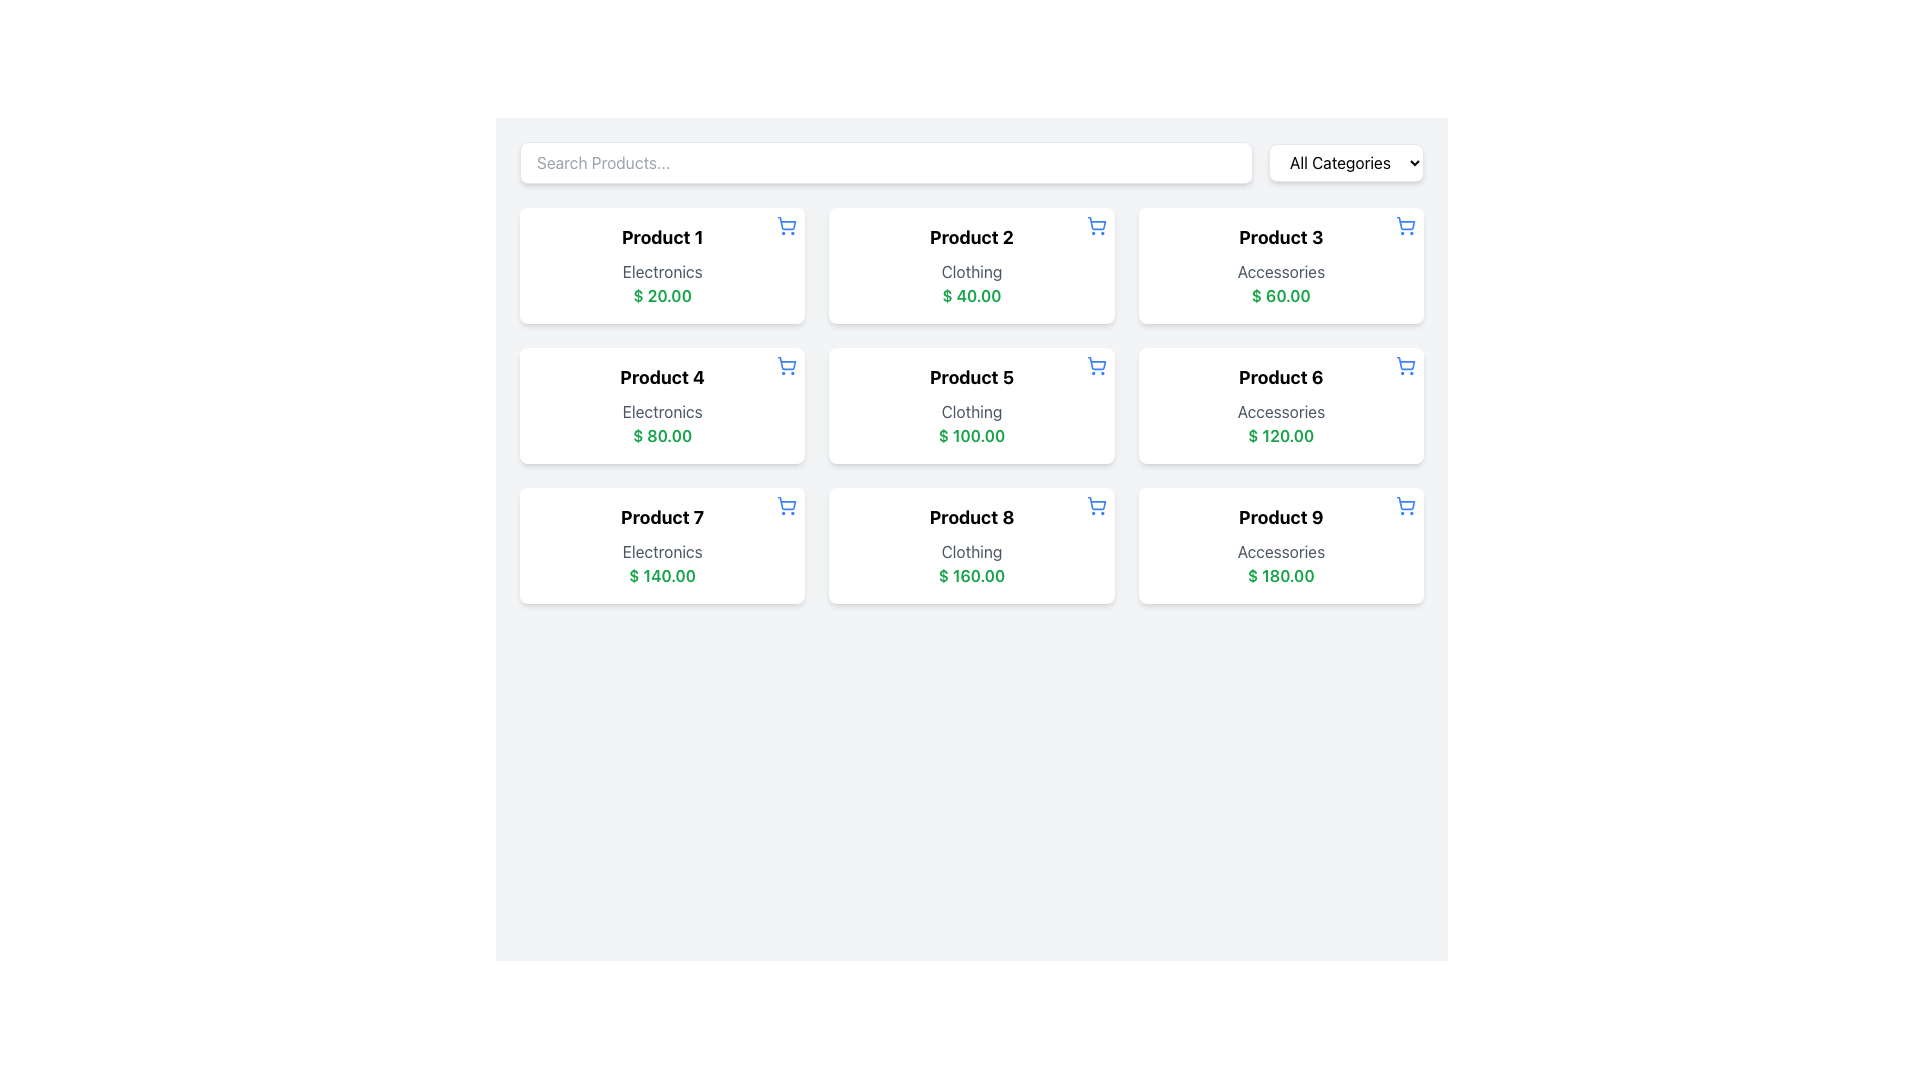 This screenshot has height=1080, width=1920. I want to click on the blue shopping cart icon located in the top-right corner of the 'Product 2' card to trigger a tooltip or visual response, so click(1095, 225).